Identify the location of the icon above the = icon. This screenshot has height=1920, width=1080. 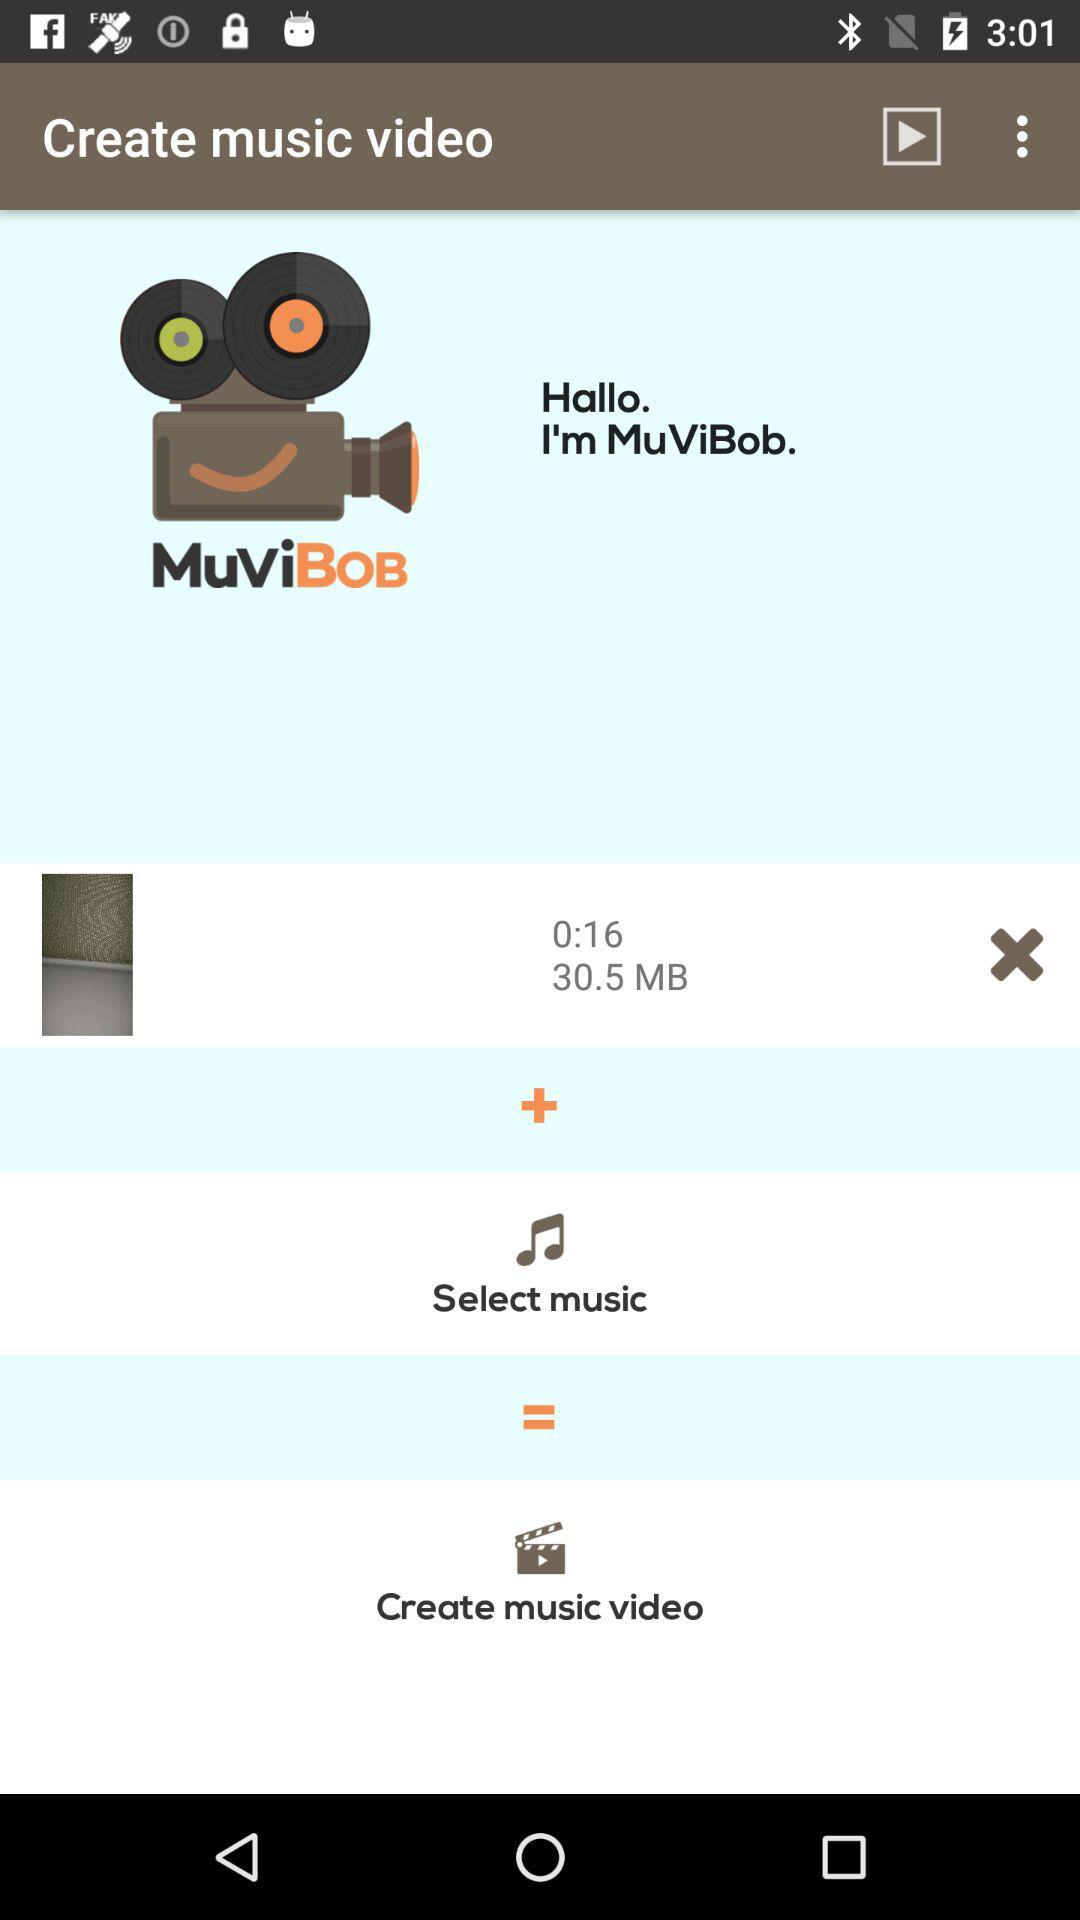
(540, 1261).